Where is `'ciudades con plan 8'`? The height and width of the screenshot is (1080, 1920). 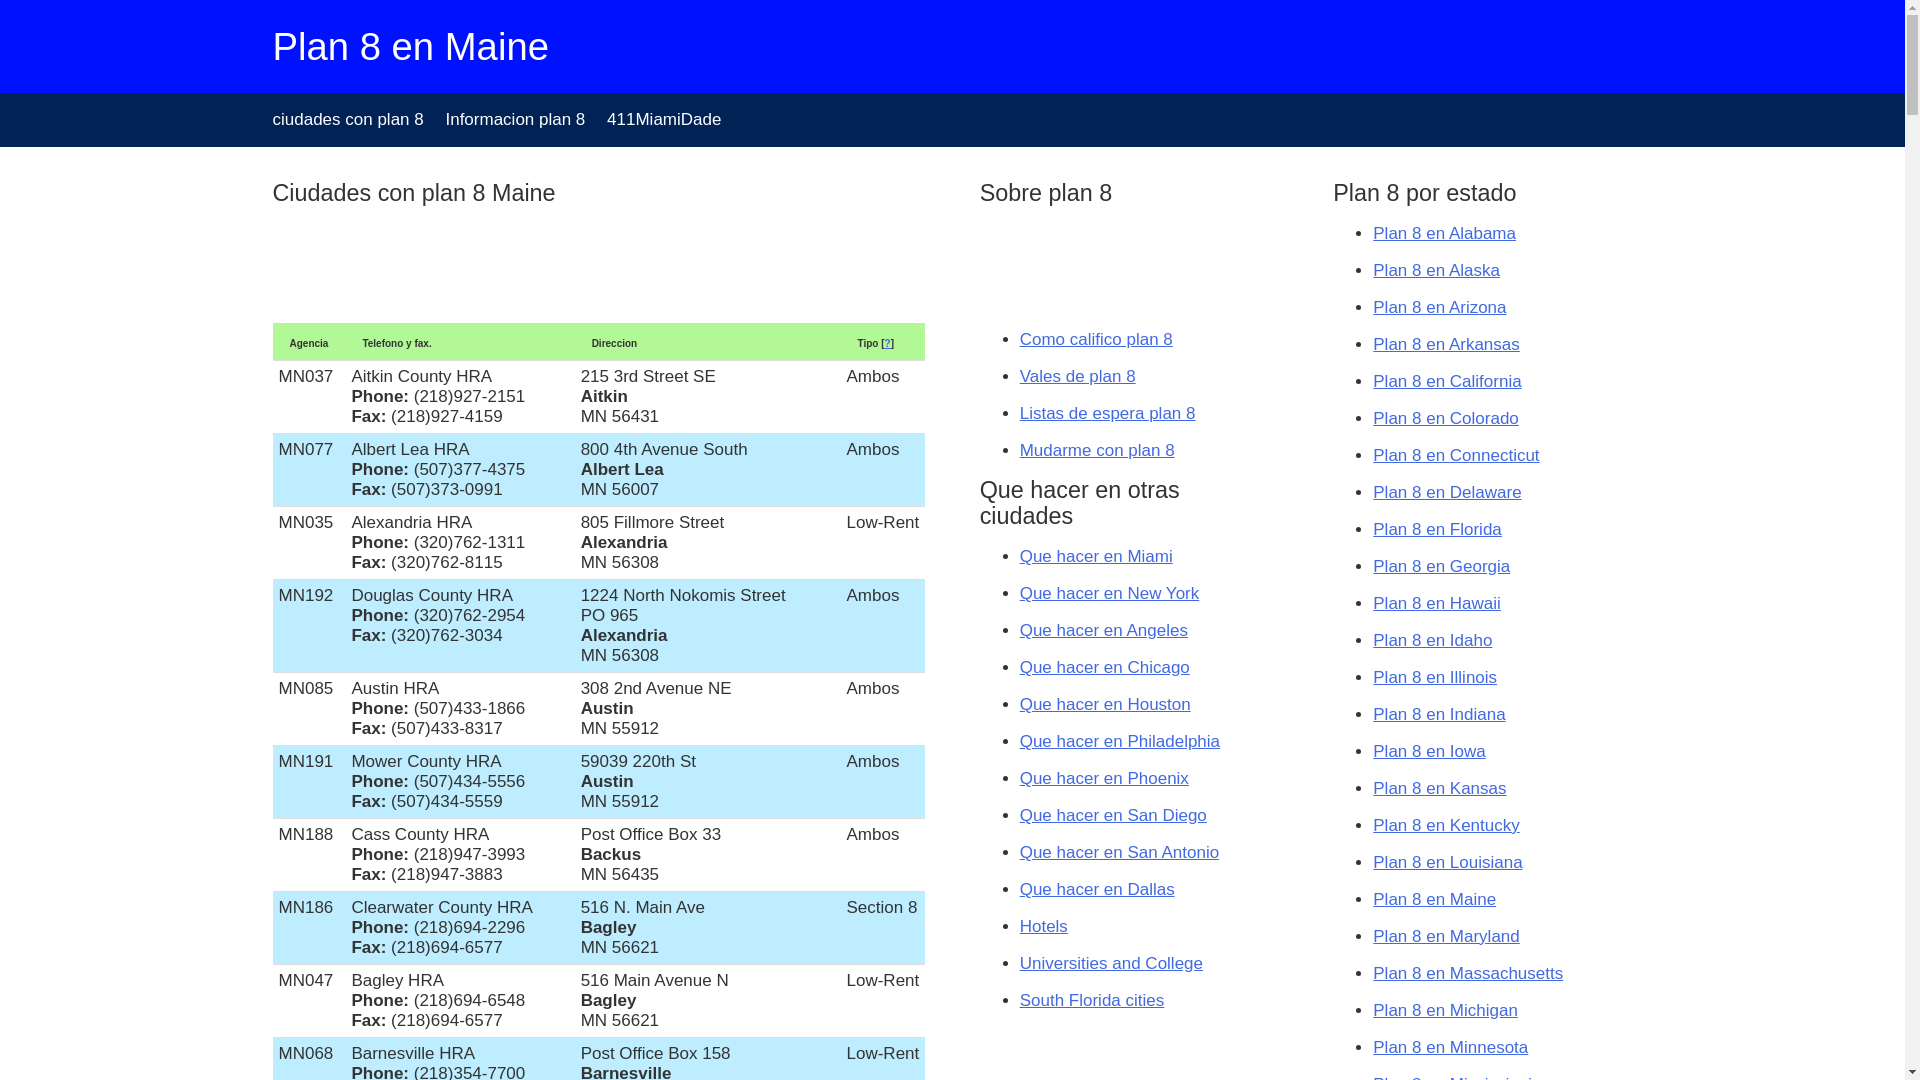
'ciudades con plan 8' is located at coordinates (347, 119).